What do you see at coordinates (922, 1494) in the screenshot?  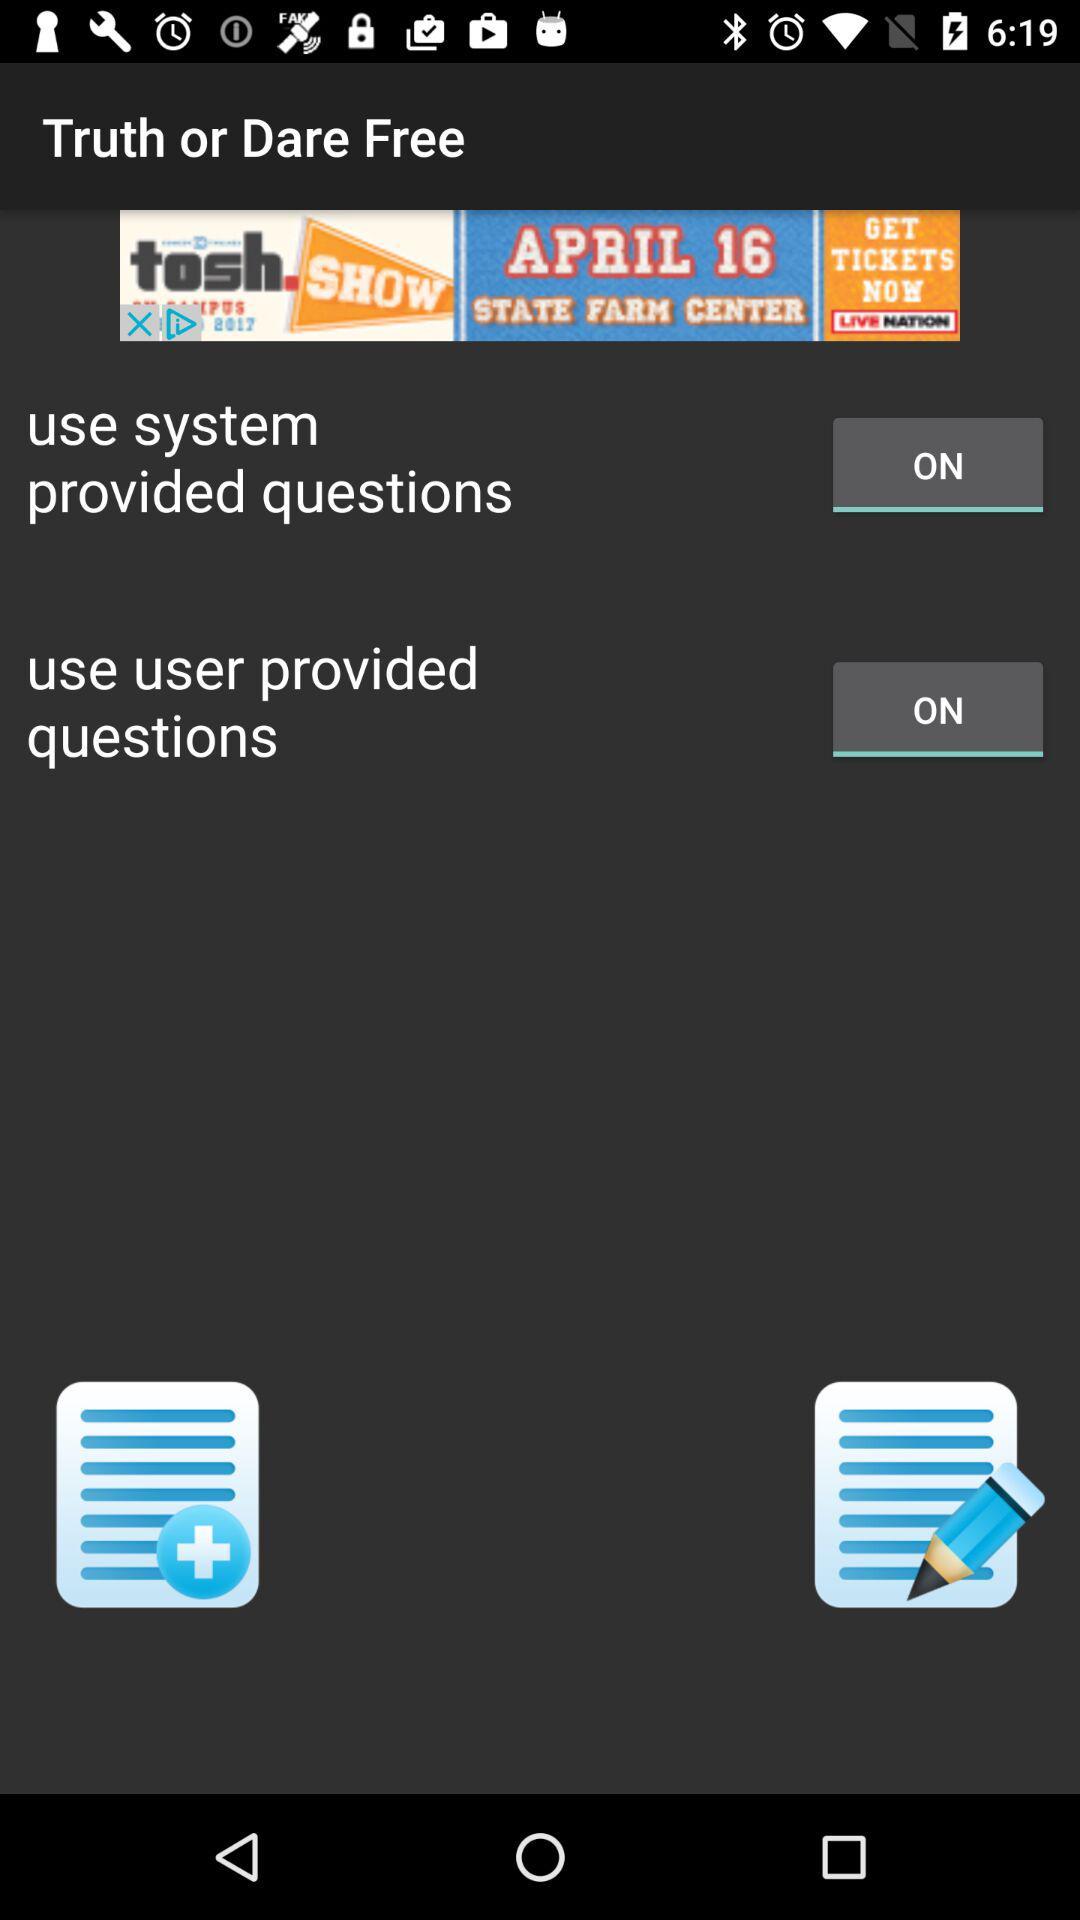 I see `fill in` at bounding box center [922, 1494].